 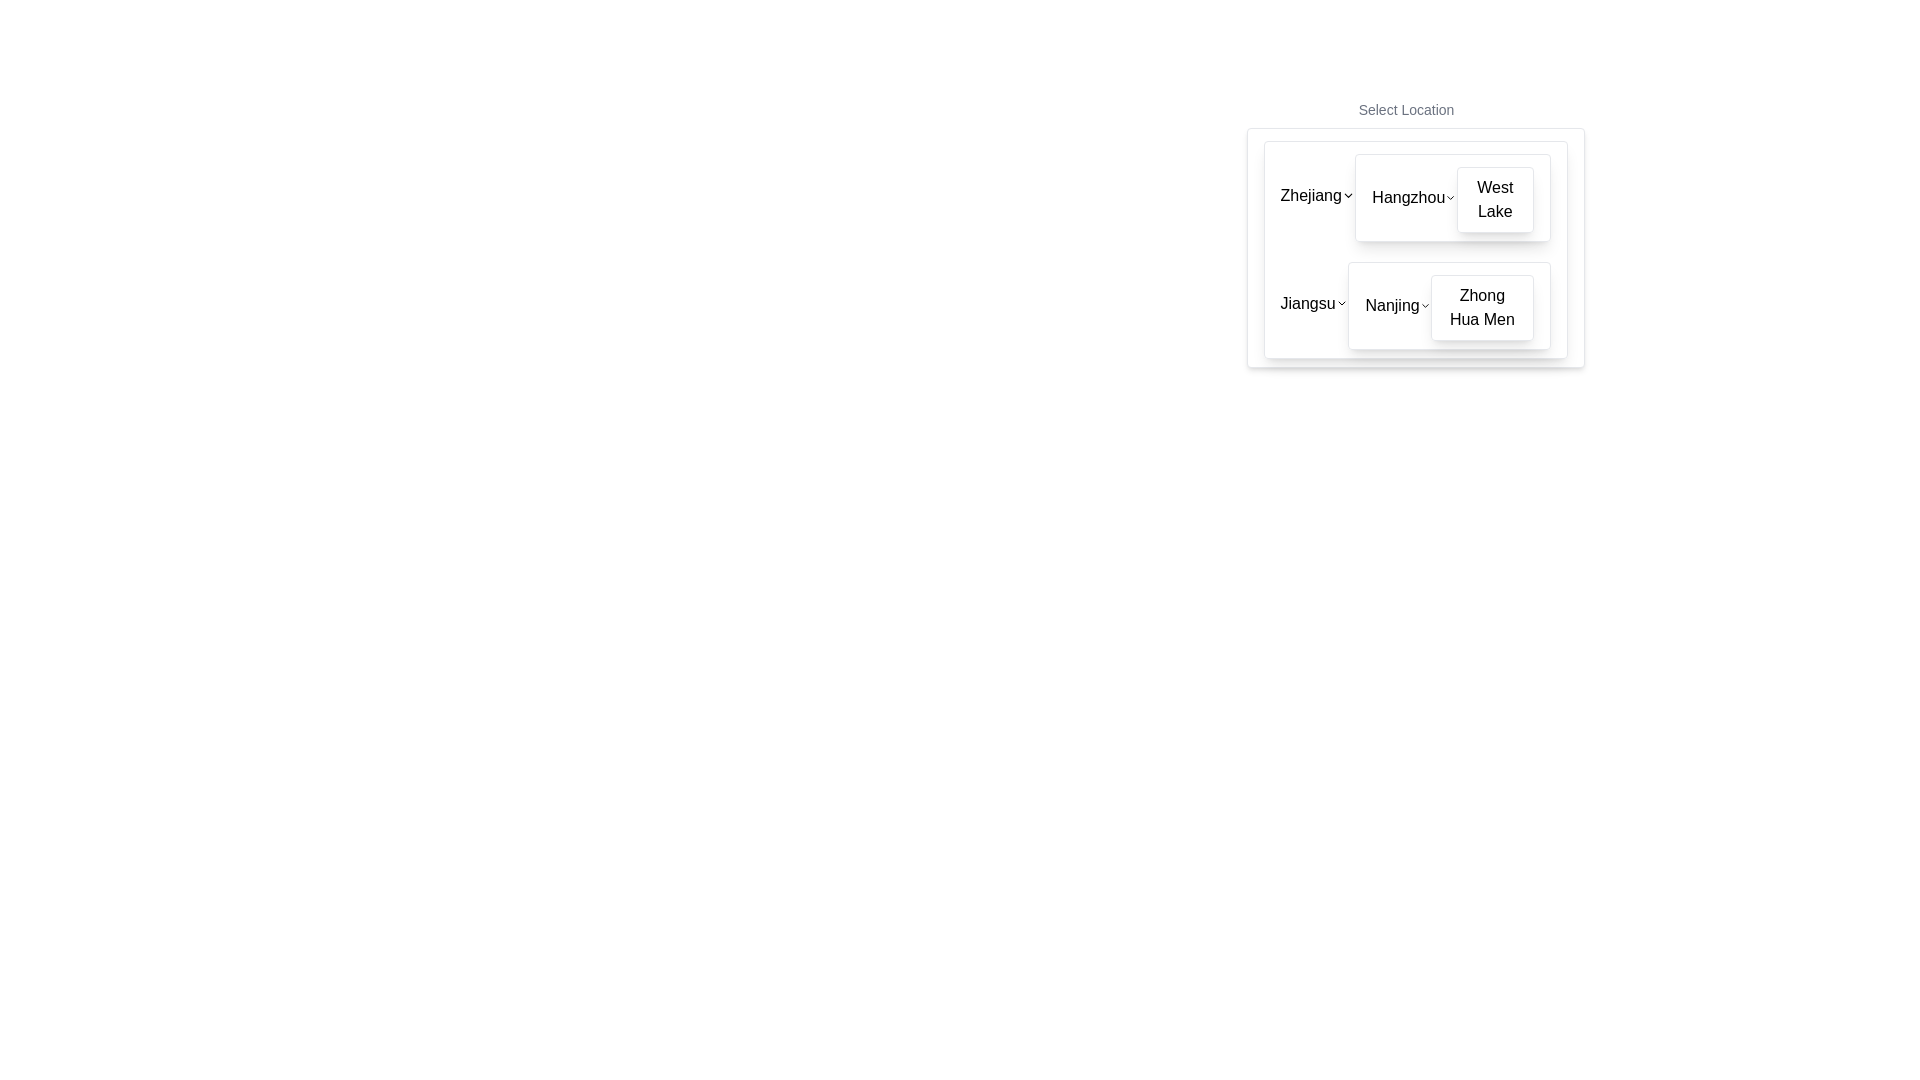 I want to click on the list item that displays 'Zhong Hua Men', so click(x=1449, y=305).